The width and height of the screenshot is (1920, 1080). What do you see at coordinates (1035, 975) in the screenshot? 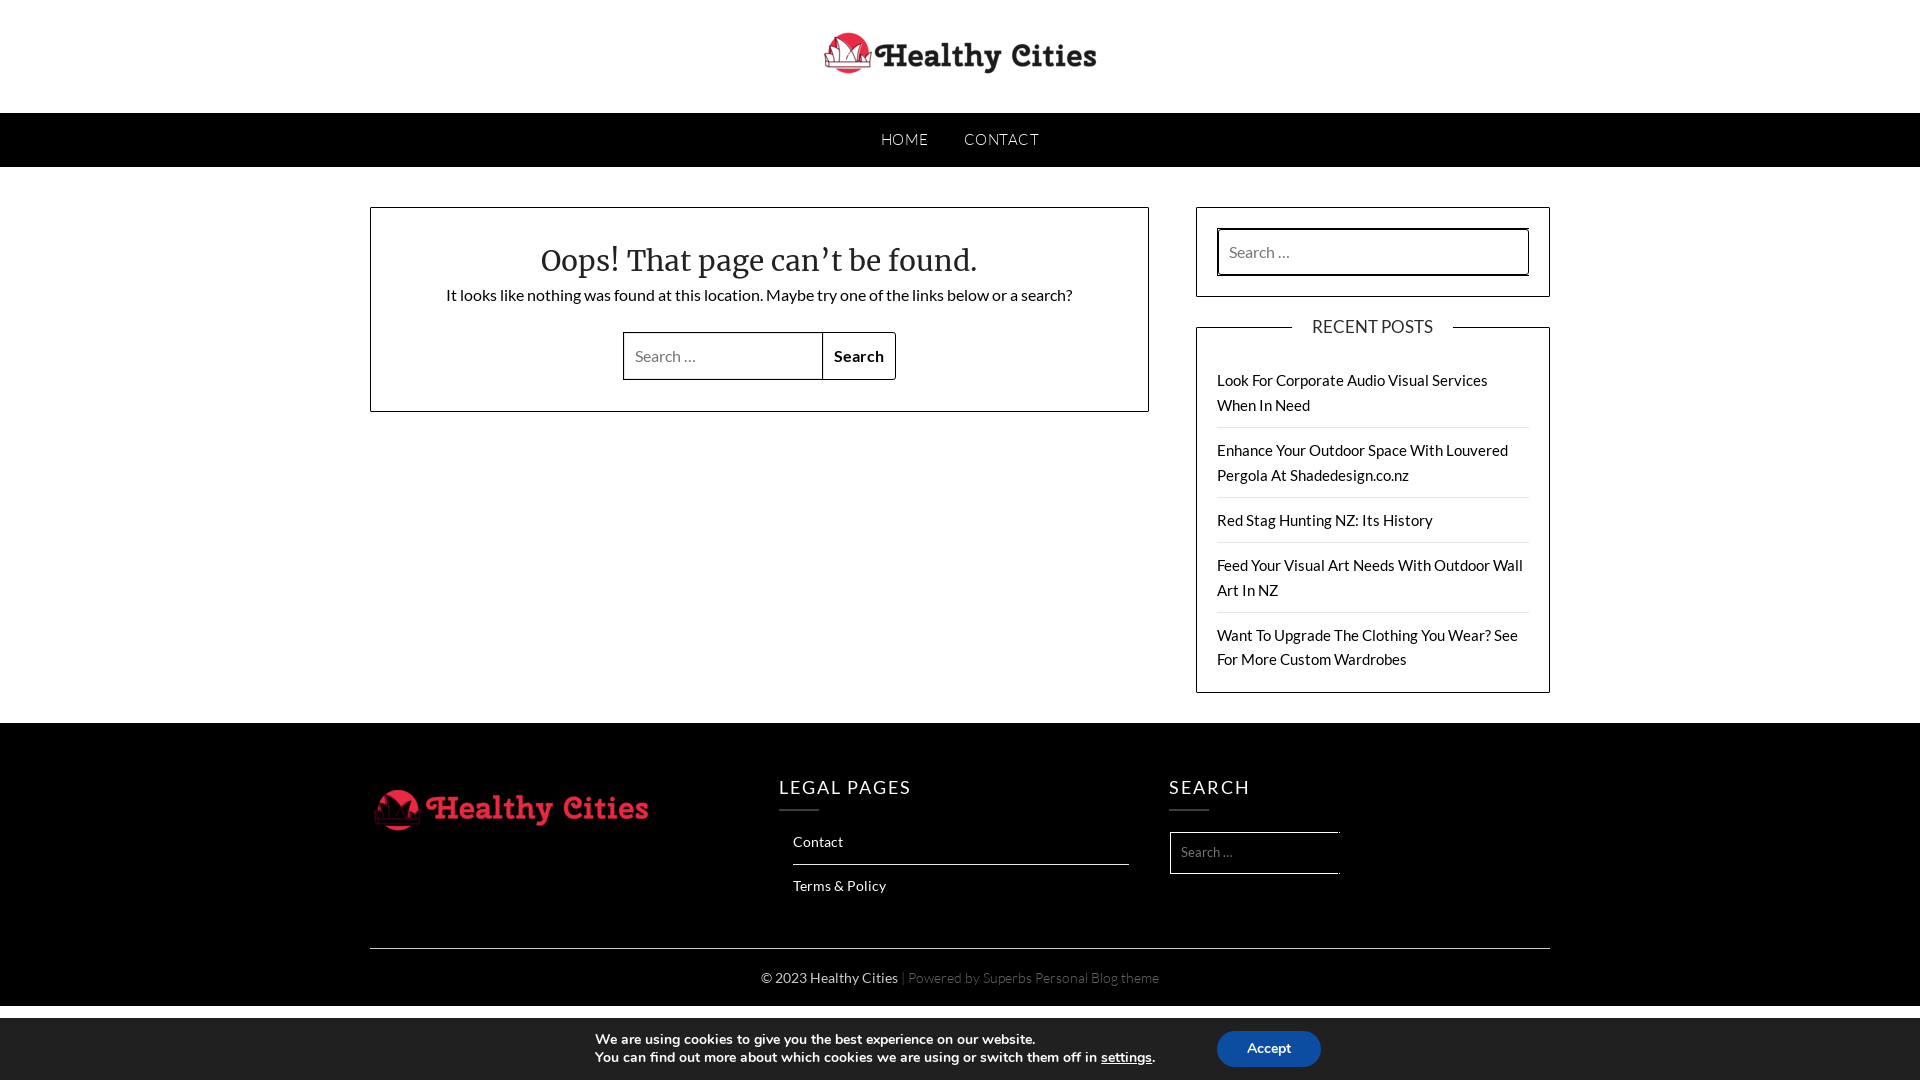
I see `'Personal Blog theme'` at bounding box center [1035, 975].